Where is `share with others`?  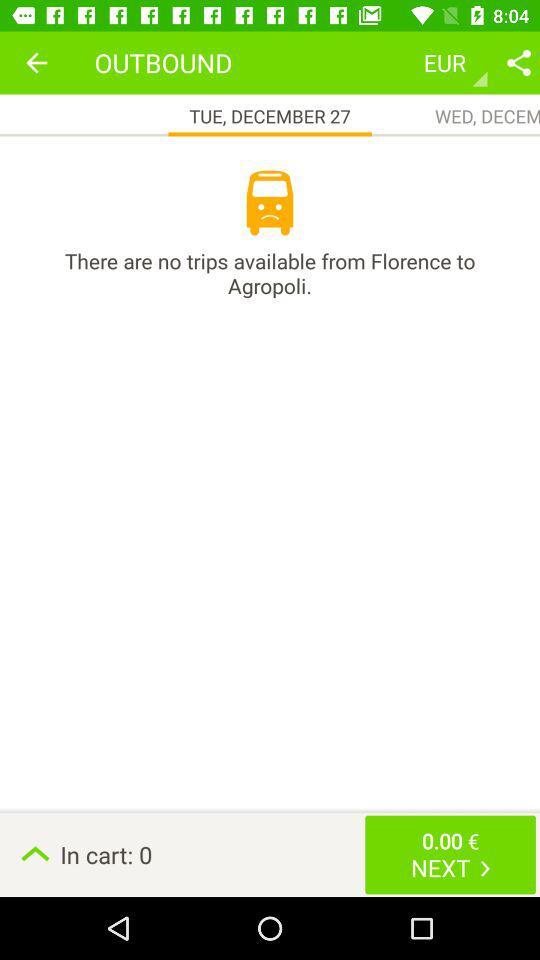 share with others is located at coordinates (518, 62).